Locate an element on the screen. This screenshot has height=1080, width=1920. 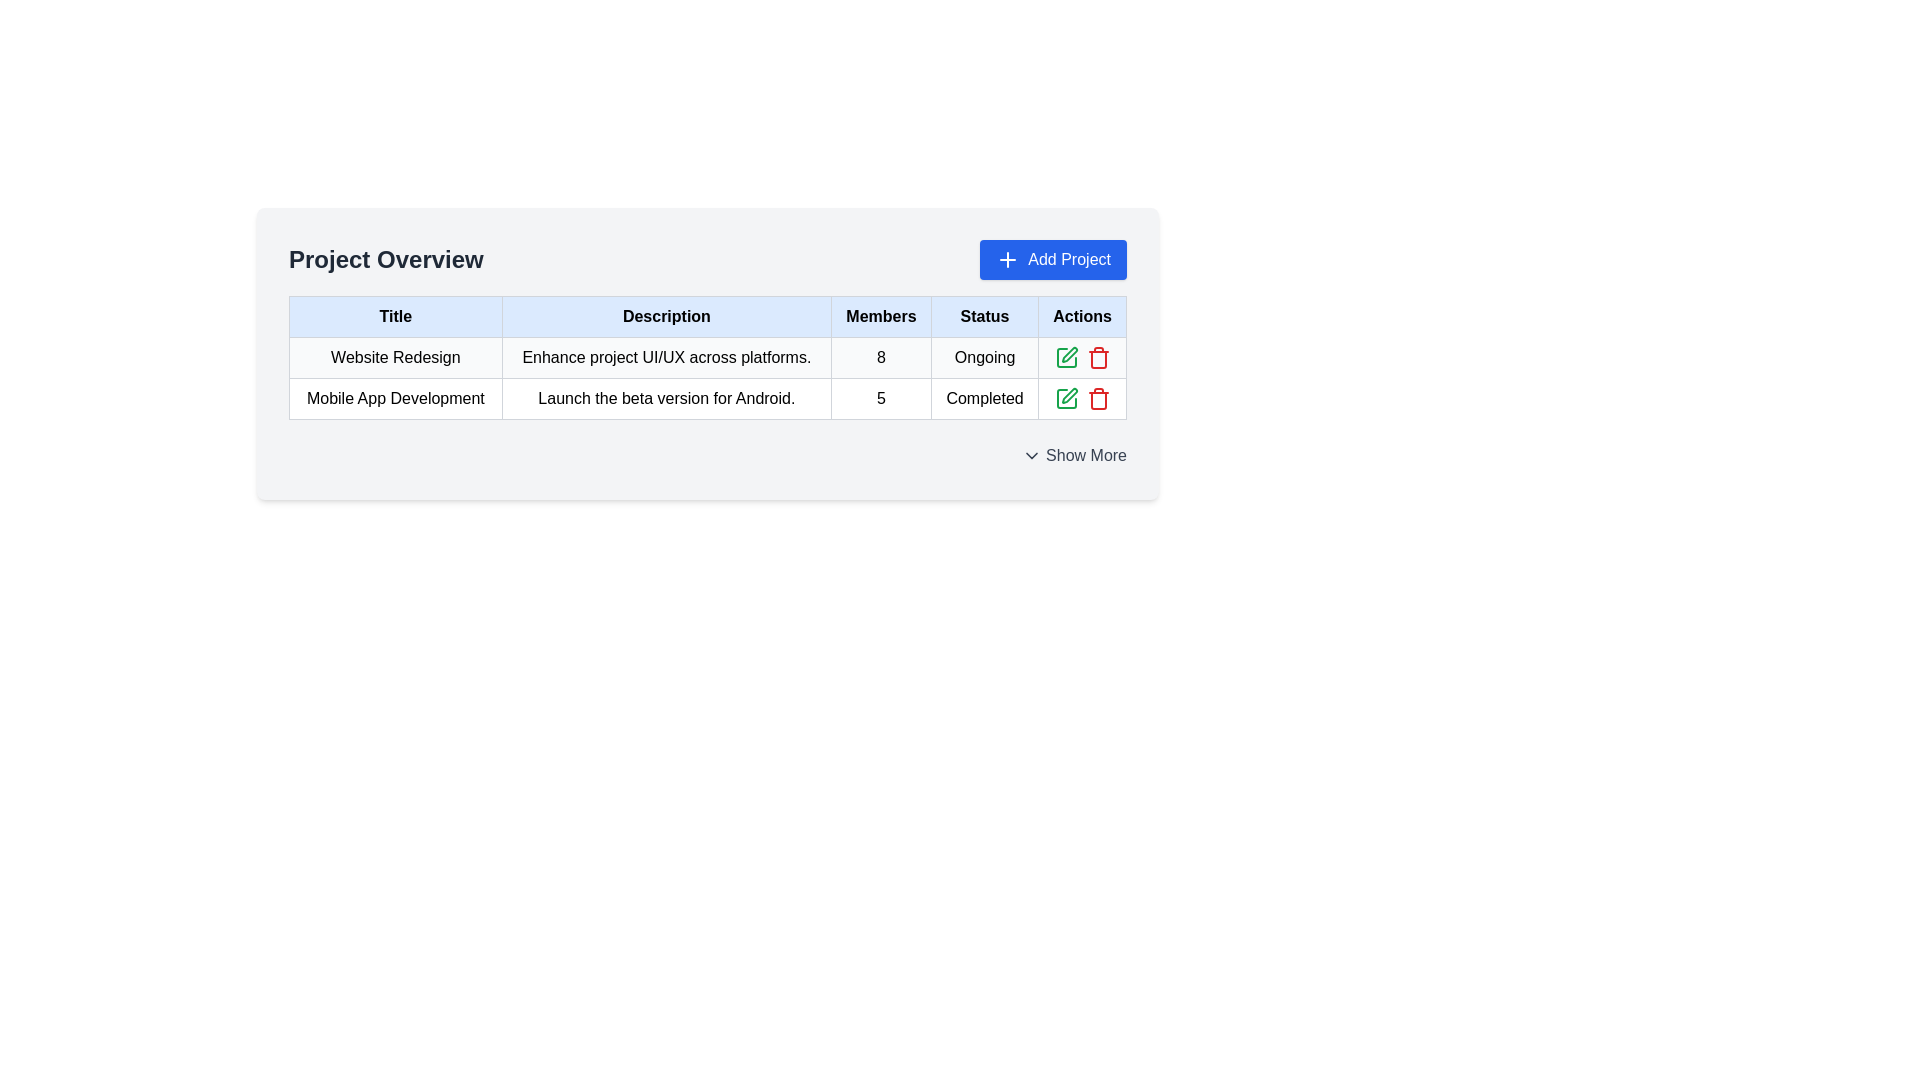
the blue 'Add Project' button with rounded corners and a plus icon to observe the hover effects is located at coordinates (1052, 258).